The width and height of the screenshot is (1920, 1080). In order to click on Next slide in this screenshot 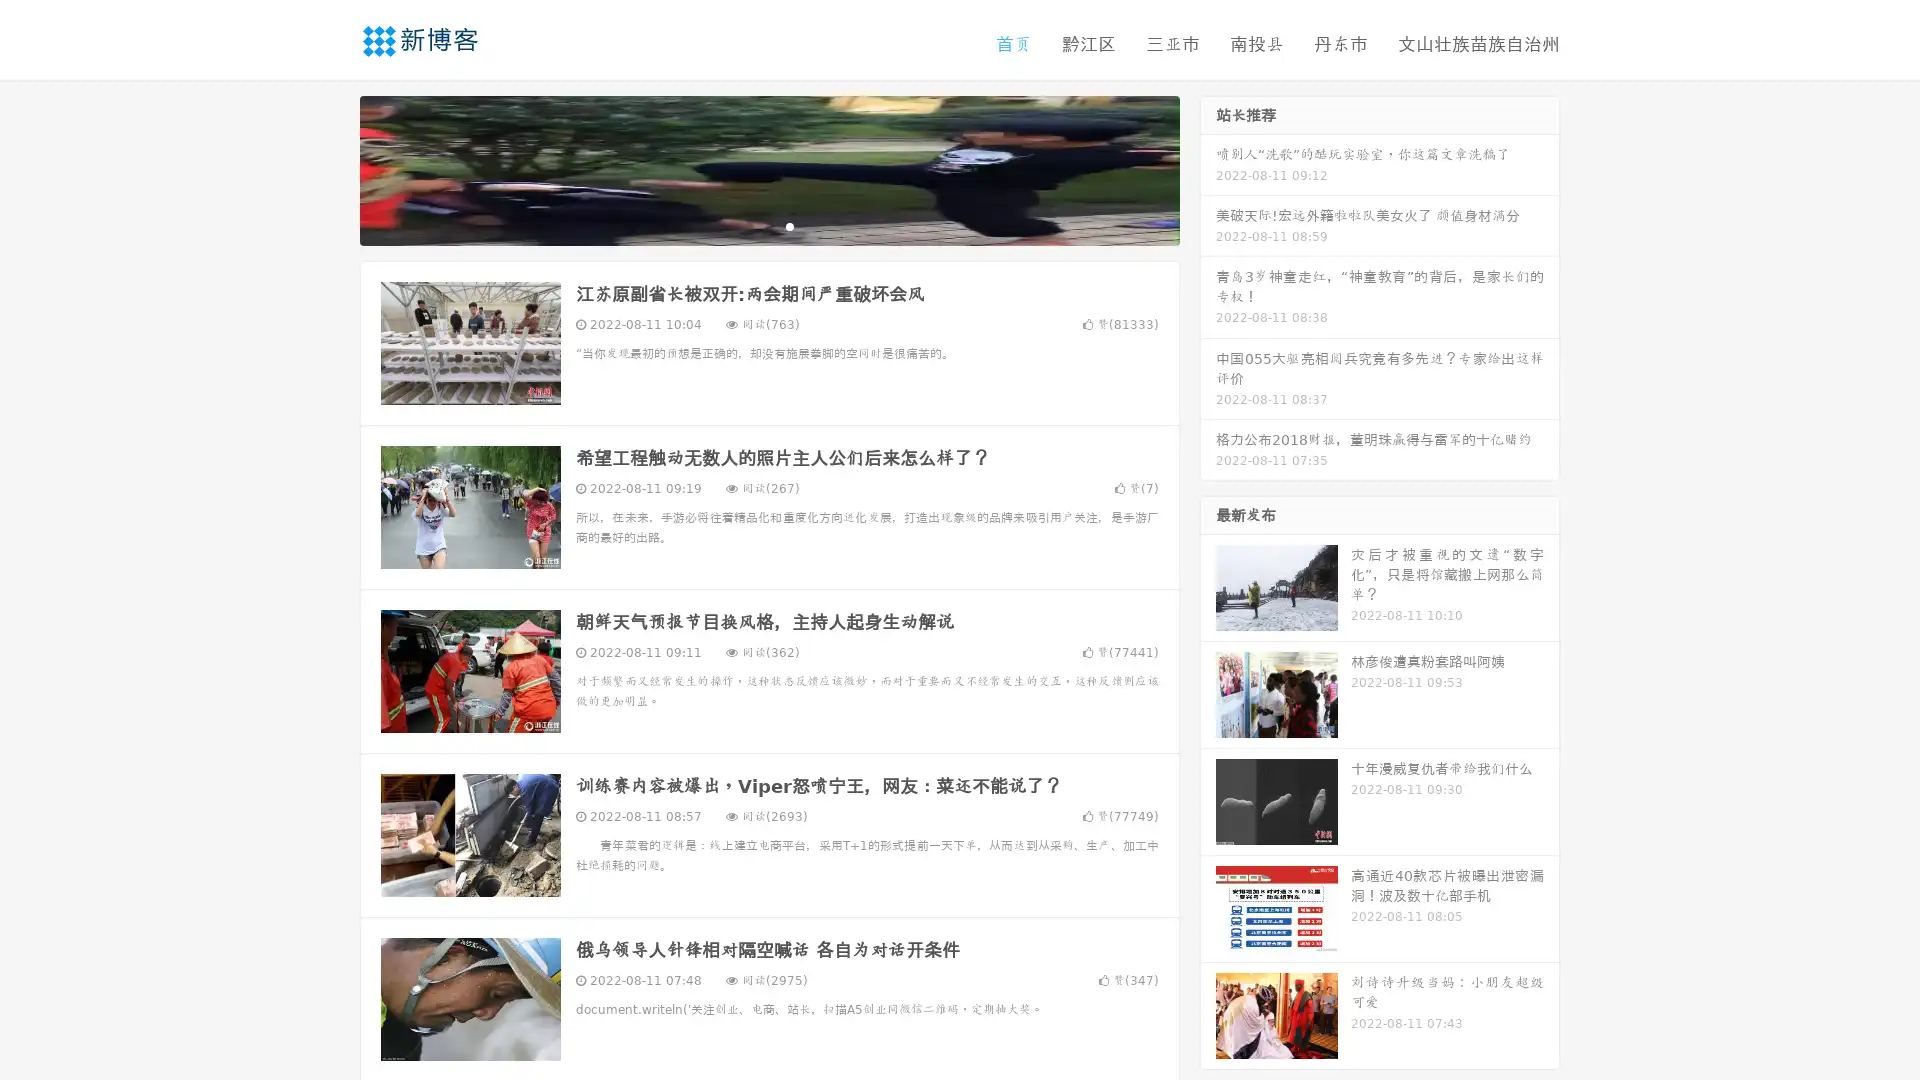, I will do `click(1208, 168)`.